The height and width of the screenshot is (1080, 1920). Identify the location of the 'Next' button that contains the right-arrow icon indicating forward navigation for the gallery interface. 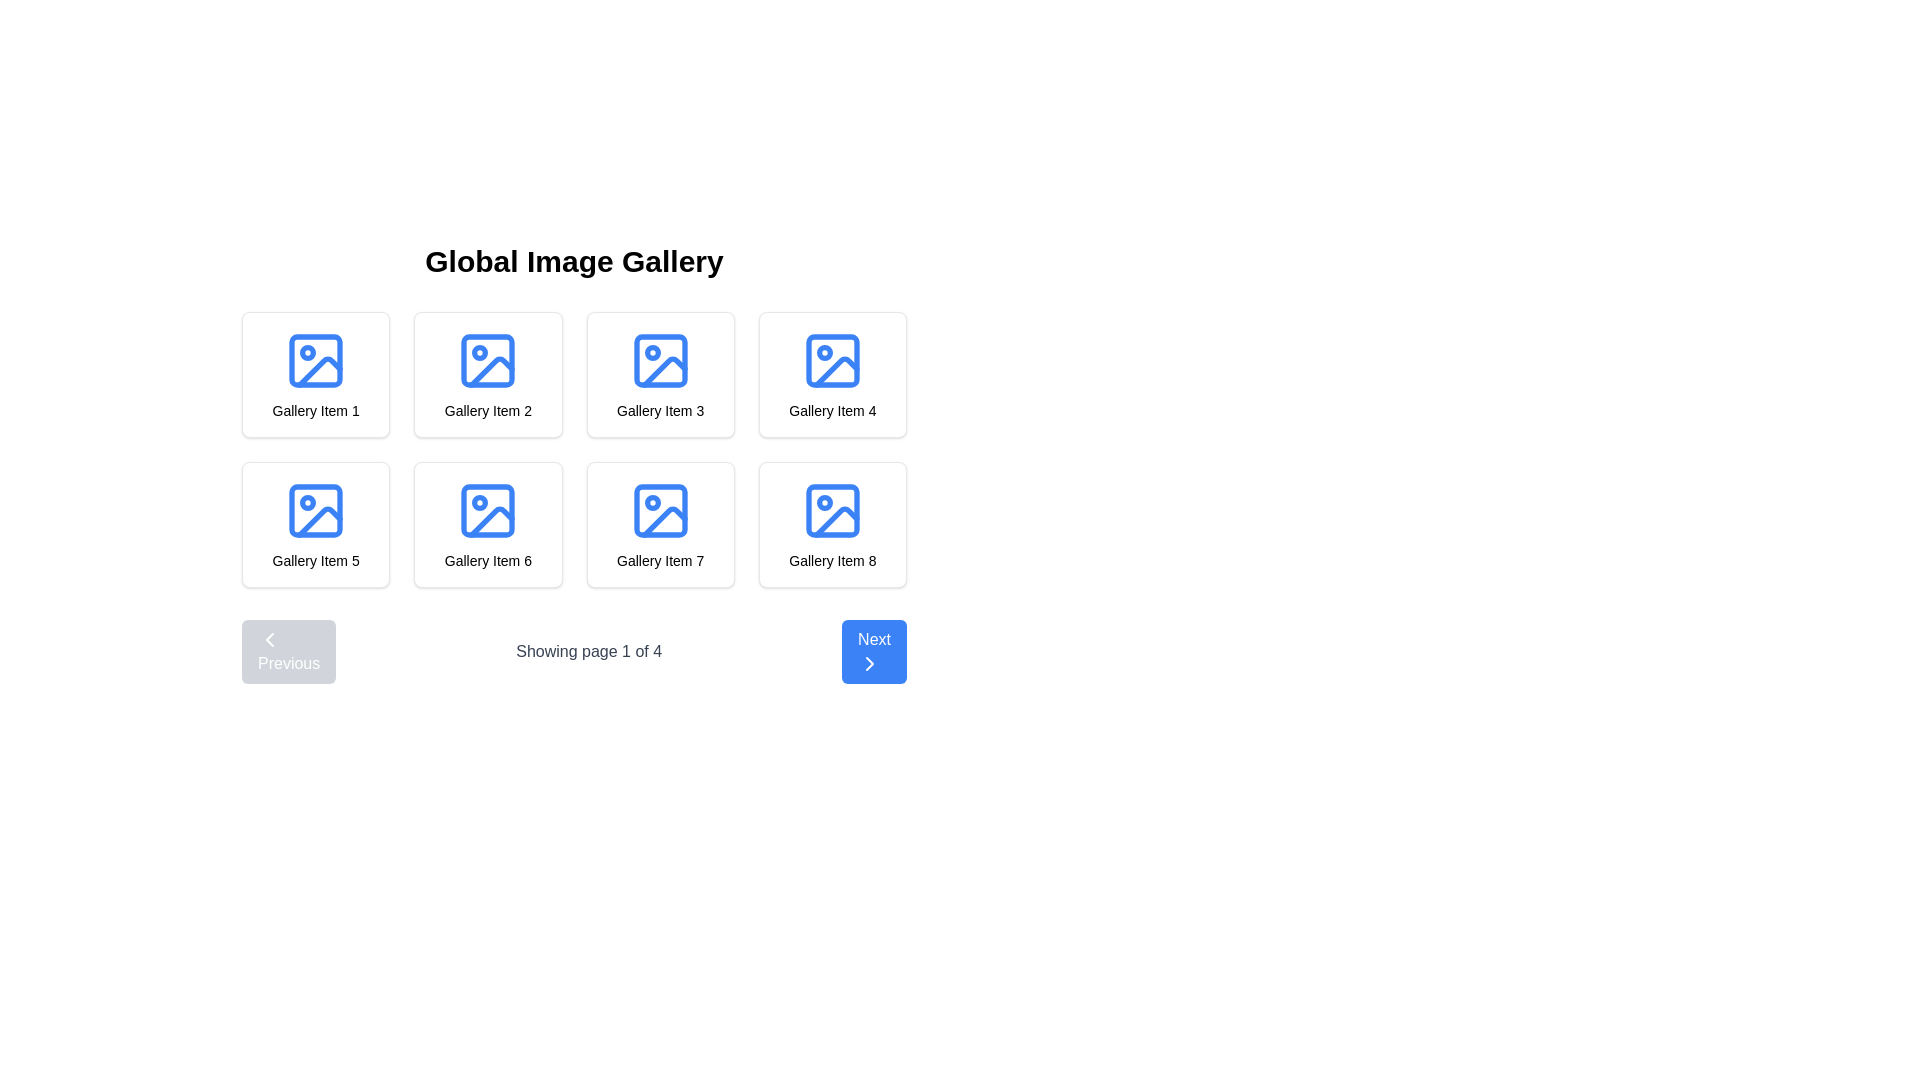
(870, 663).